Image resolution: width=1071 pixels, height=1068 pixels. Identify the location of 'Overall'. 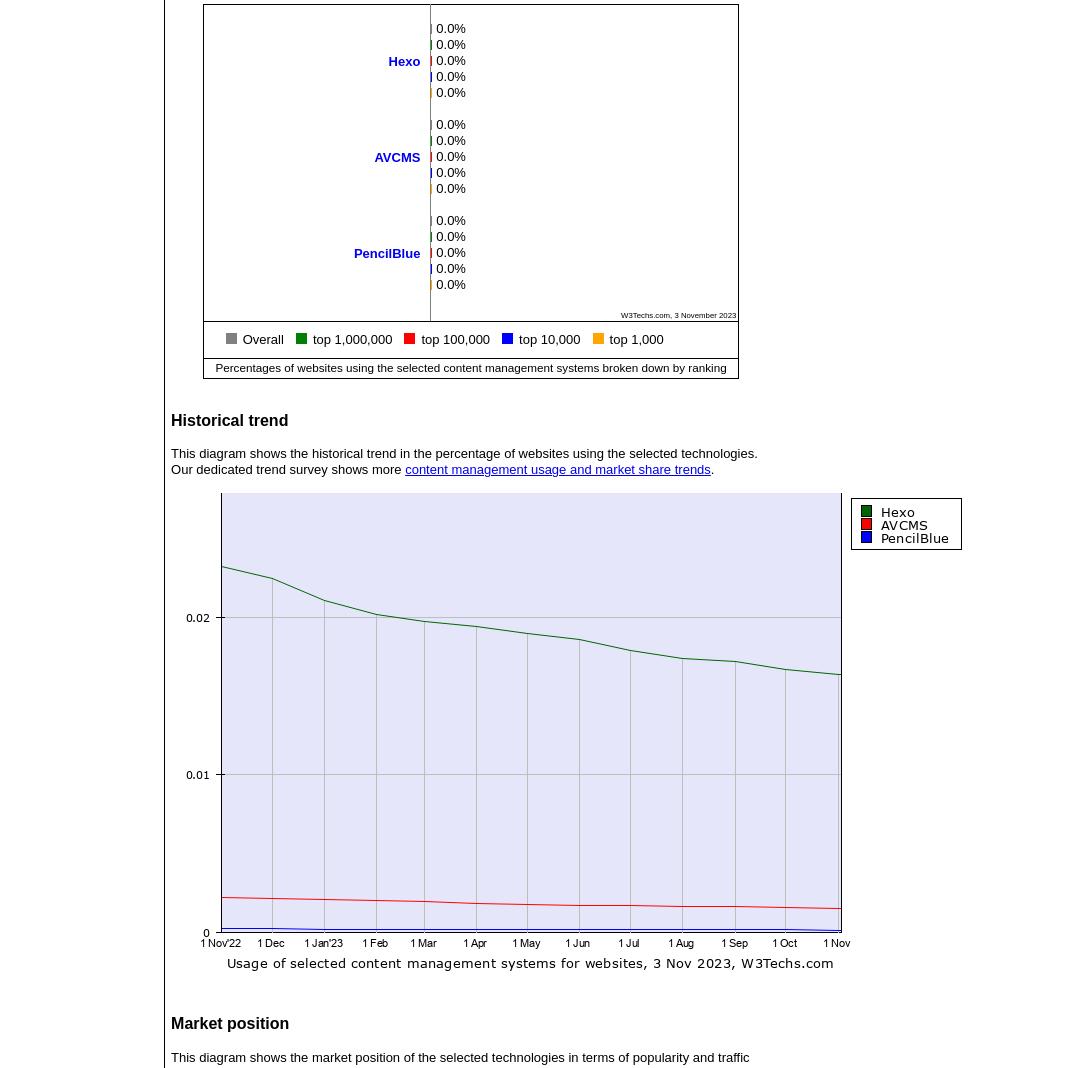
(262, 337).